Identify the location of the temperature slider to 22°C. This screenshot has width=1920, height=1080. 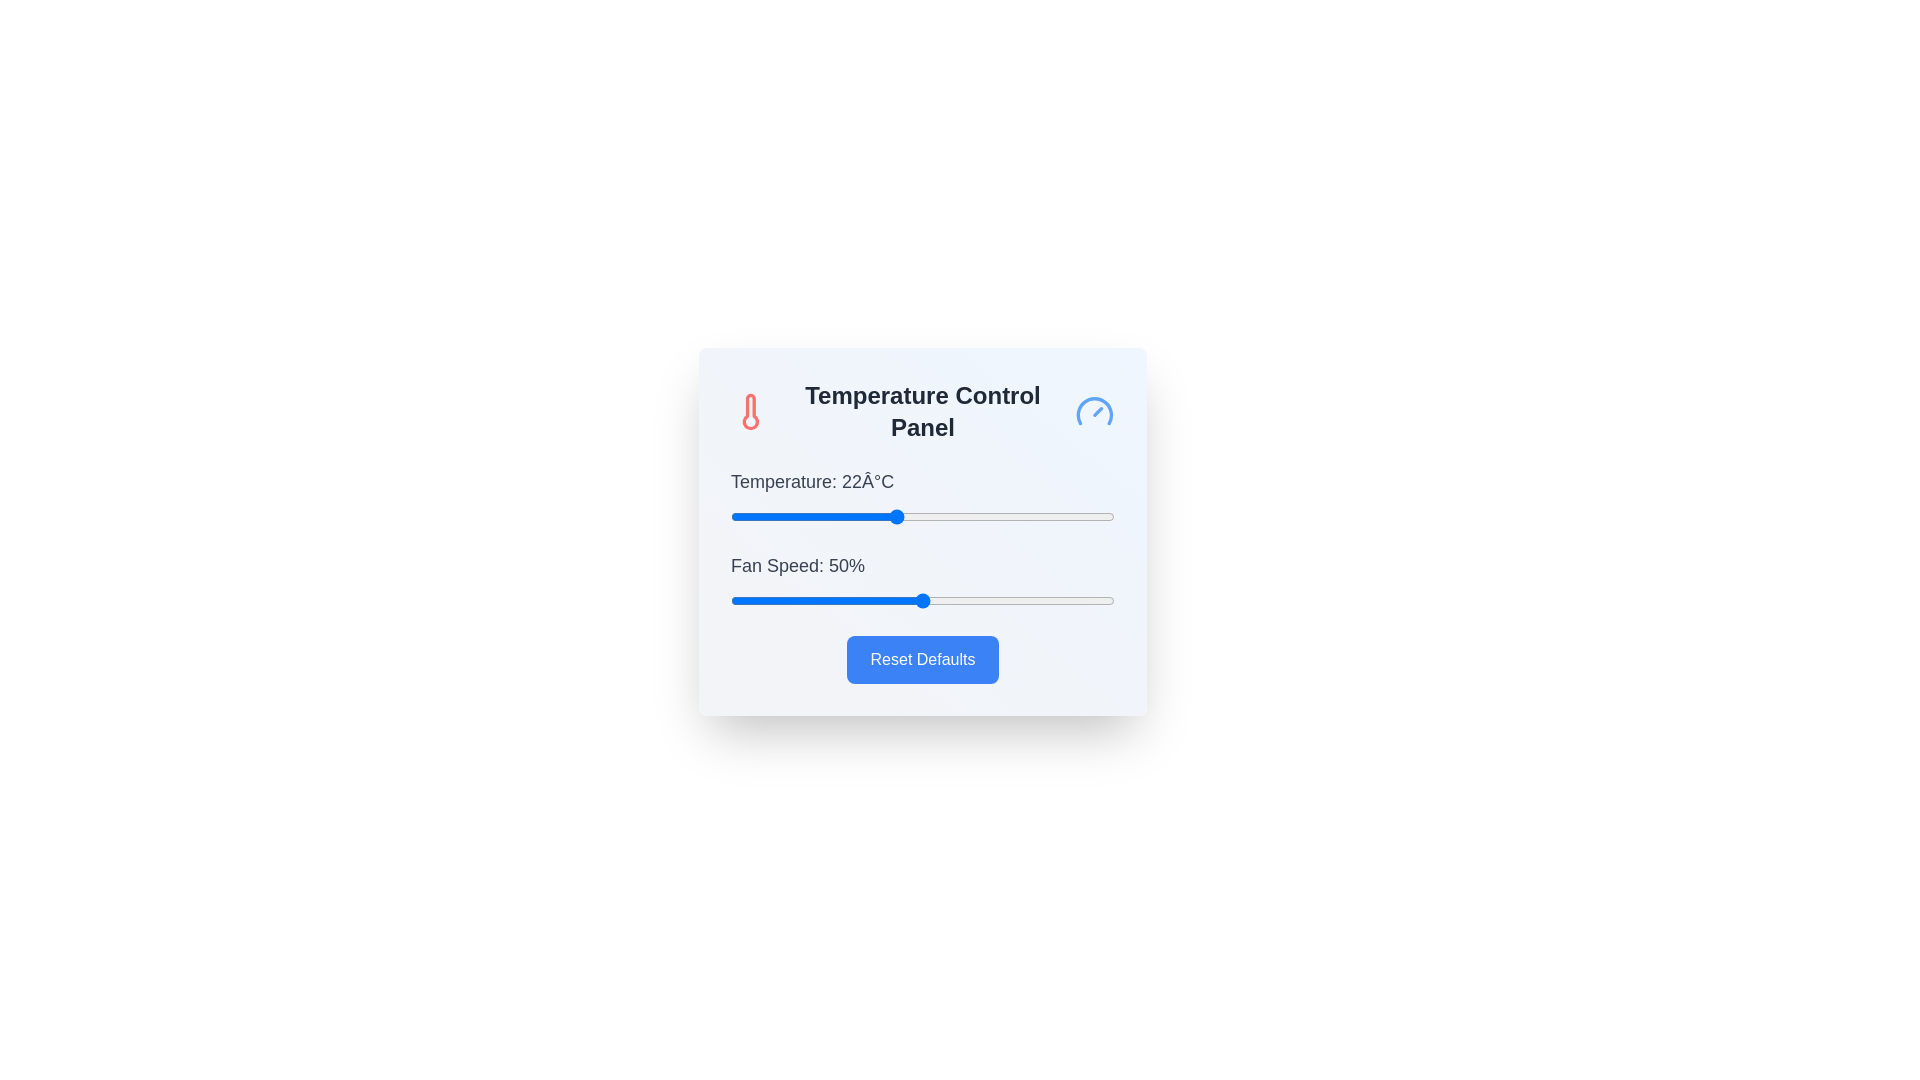
(894, 515).